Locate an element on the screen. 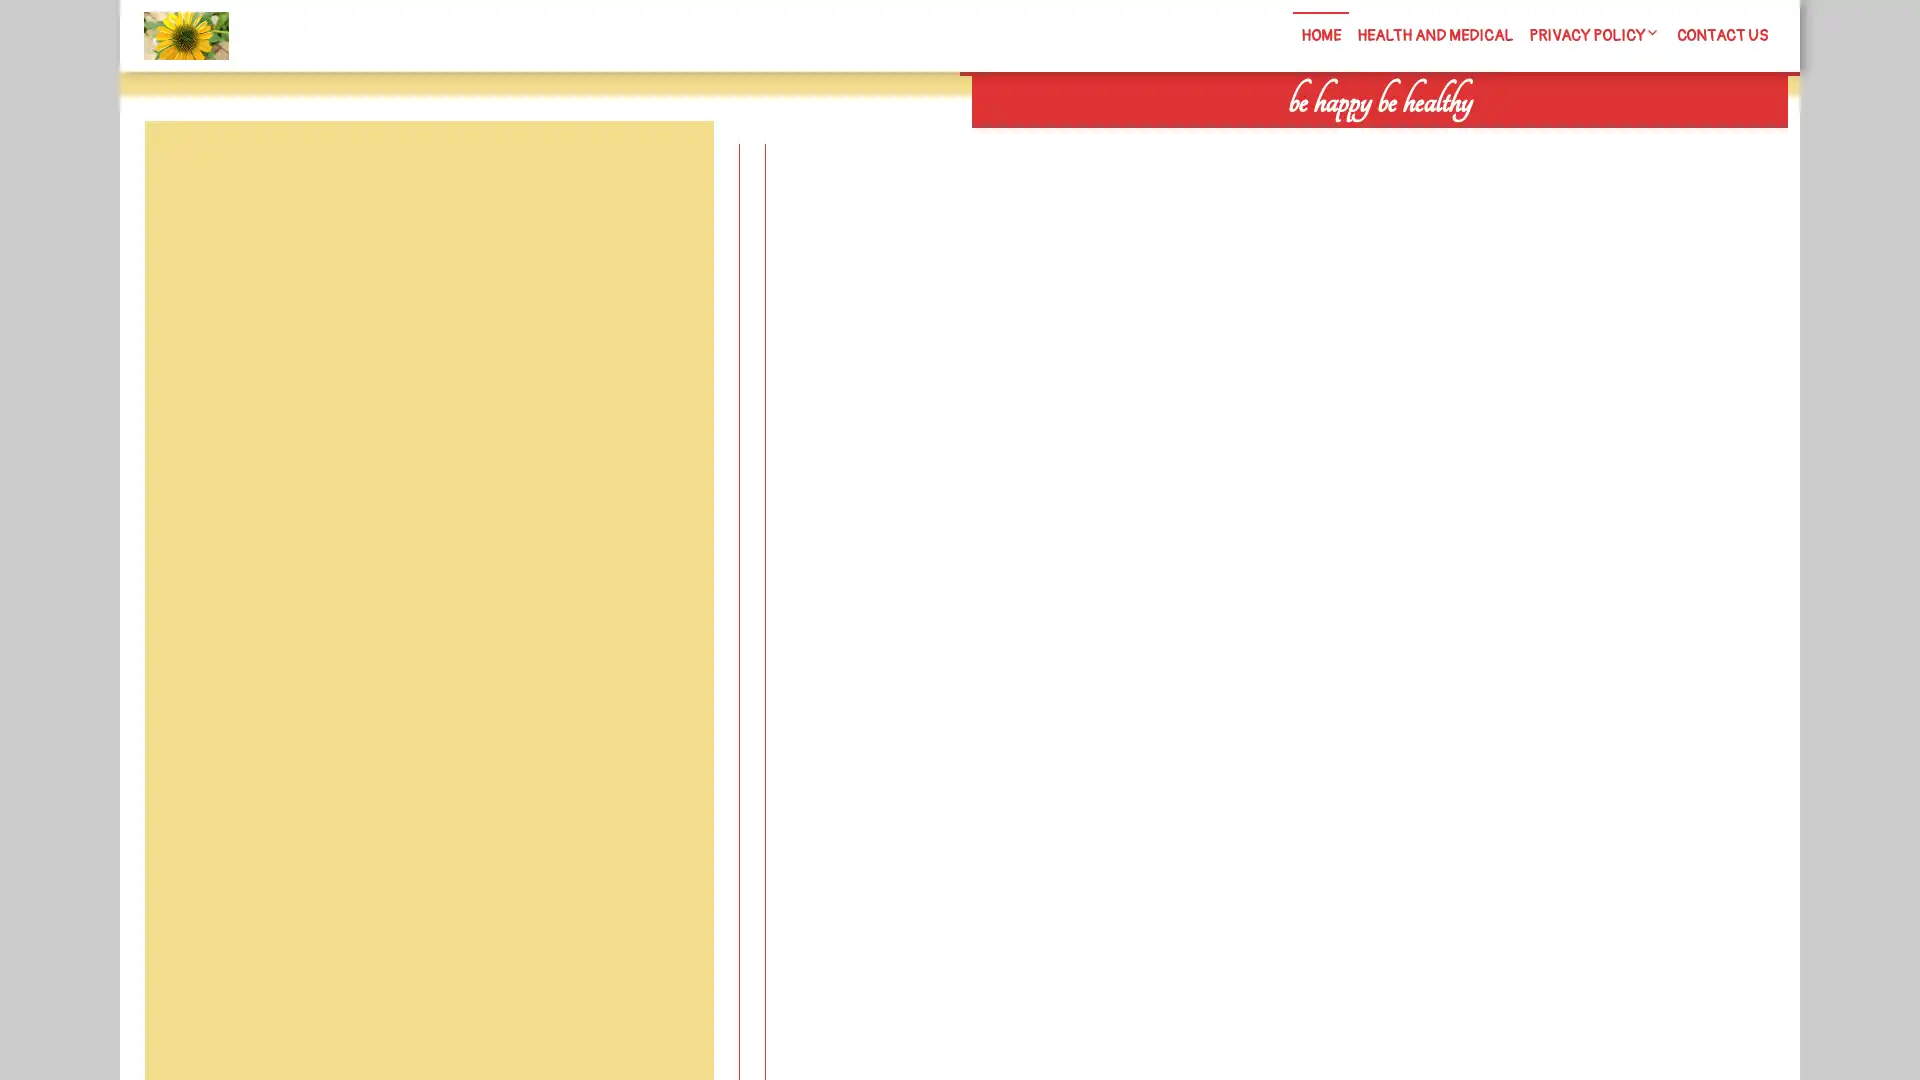  Search is located at coordinates (1557, 140).